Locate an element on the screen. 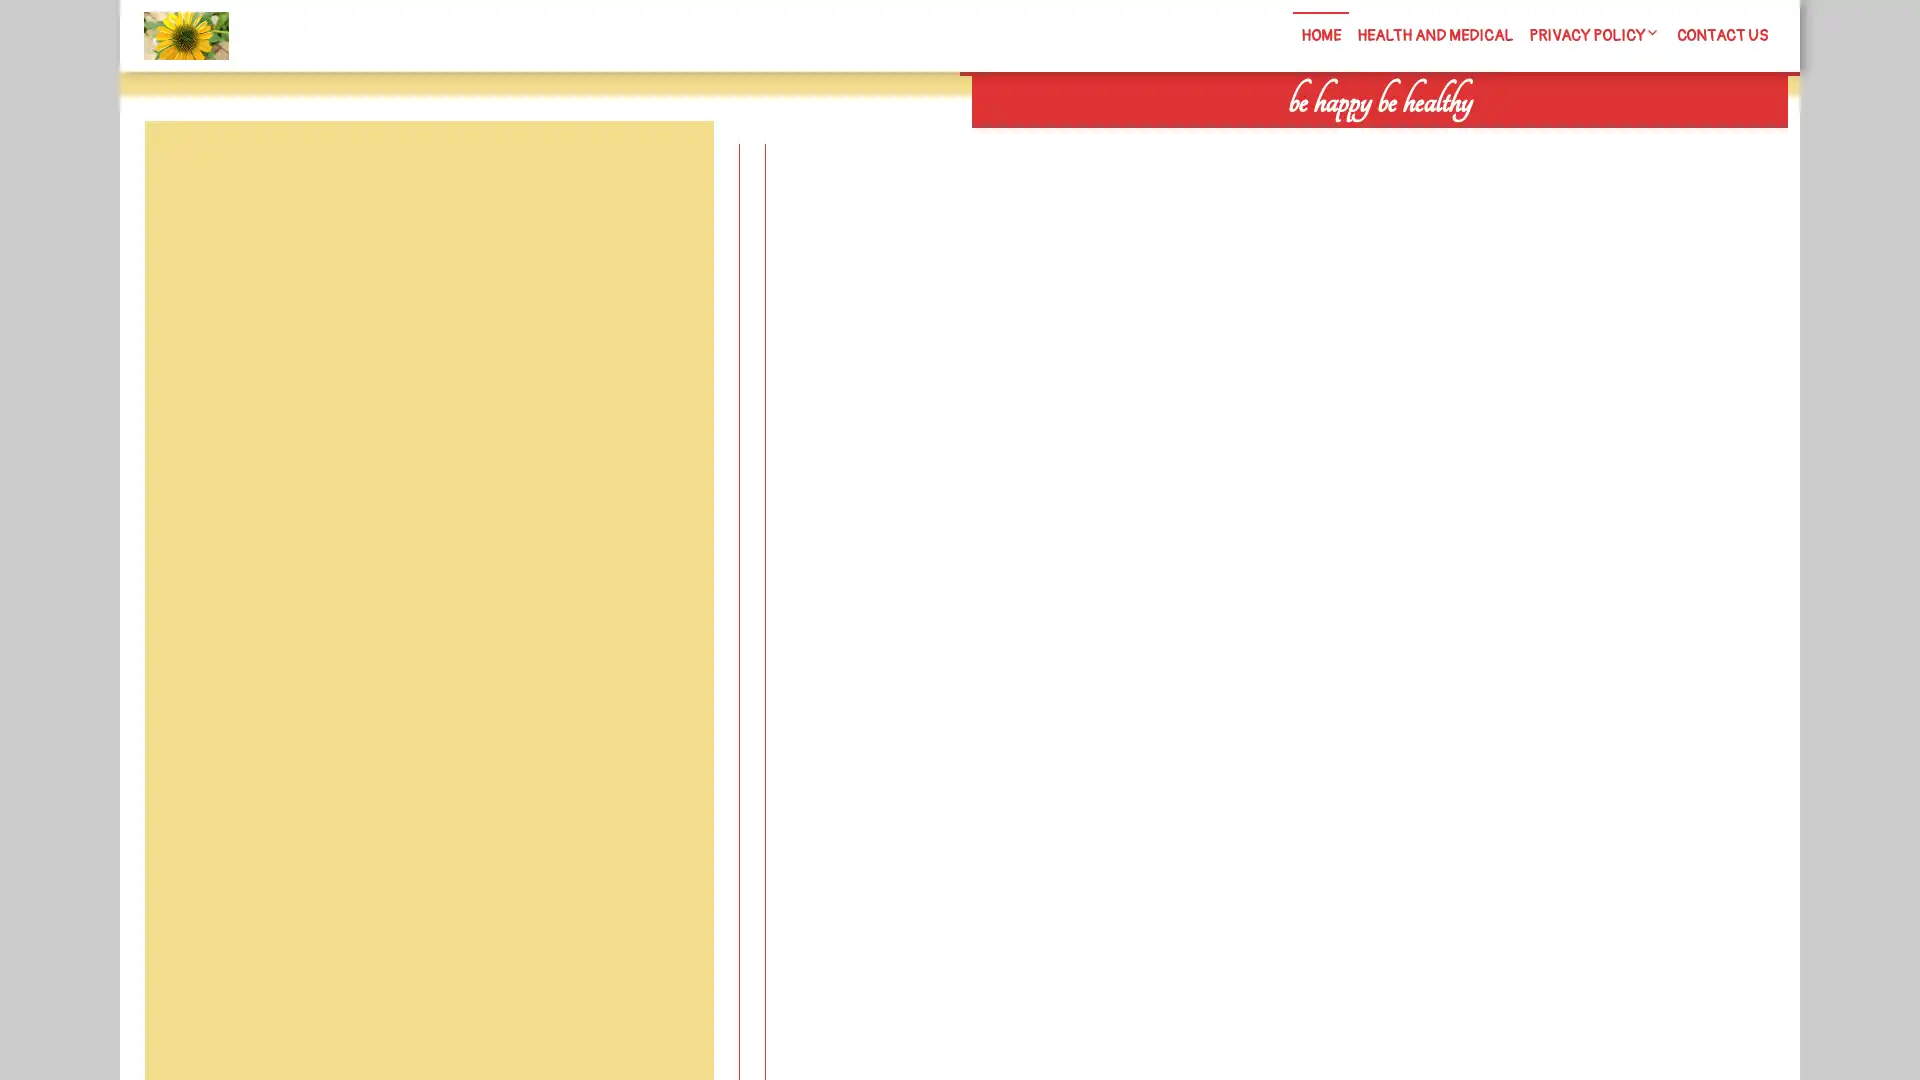  Search is located at coordinates (1557, 140).